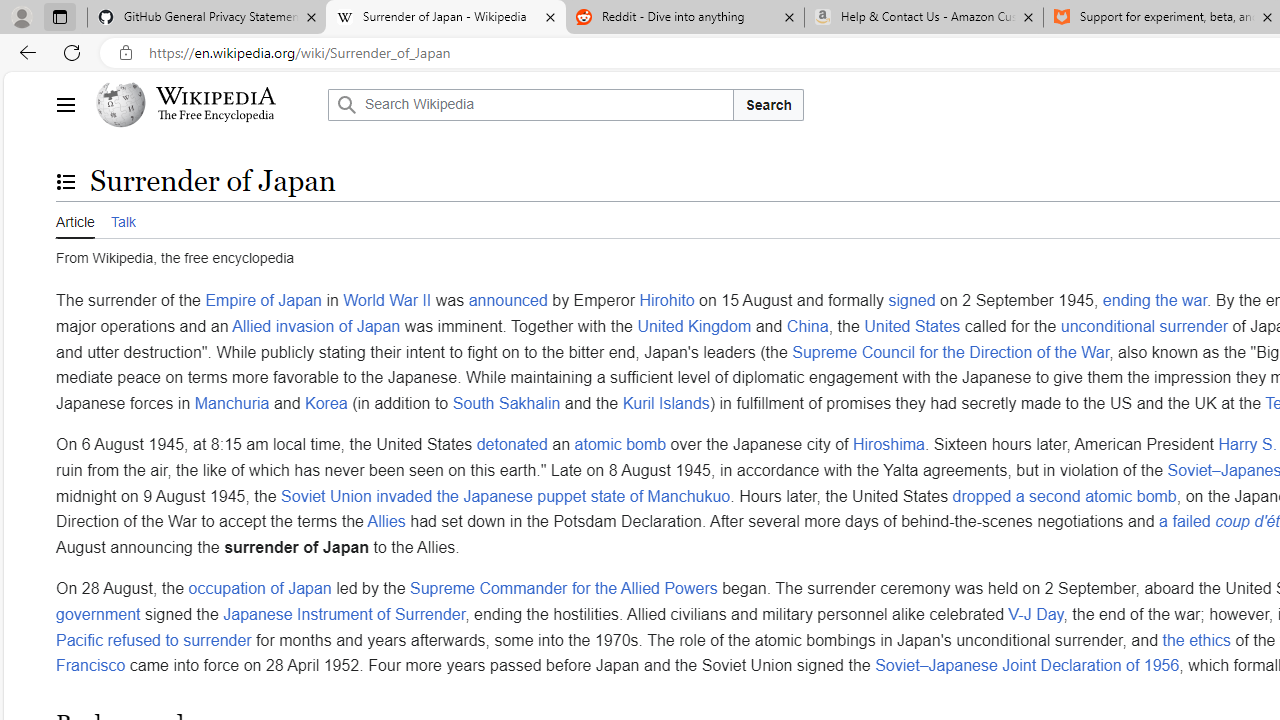 The image size is (1280, 720). I want to click on 'Toggle the table of contents', so click(65, 181).